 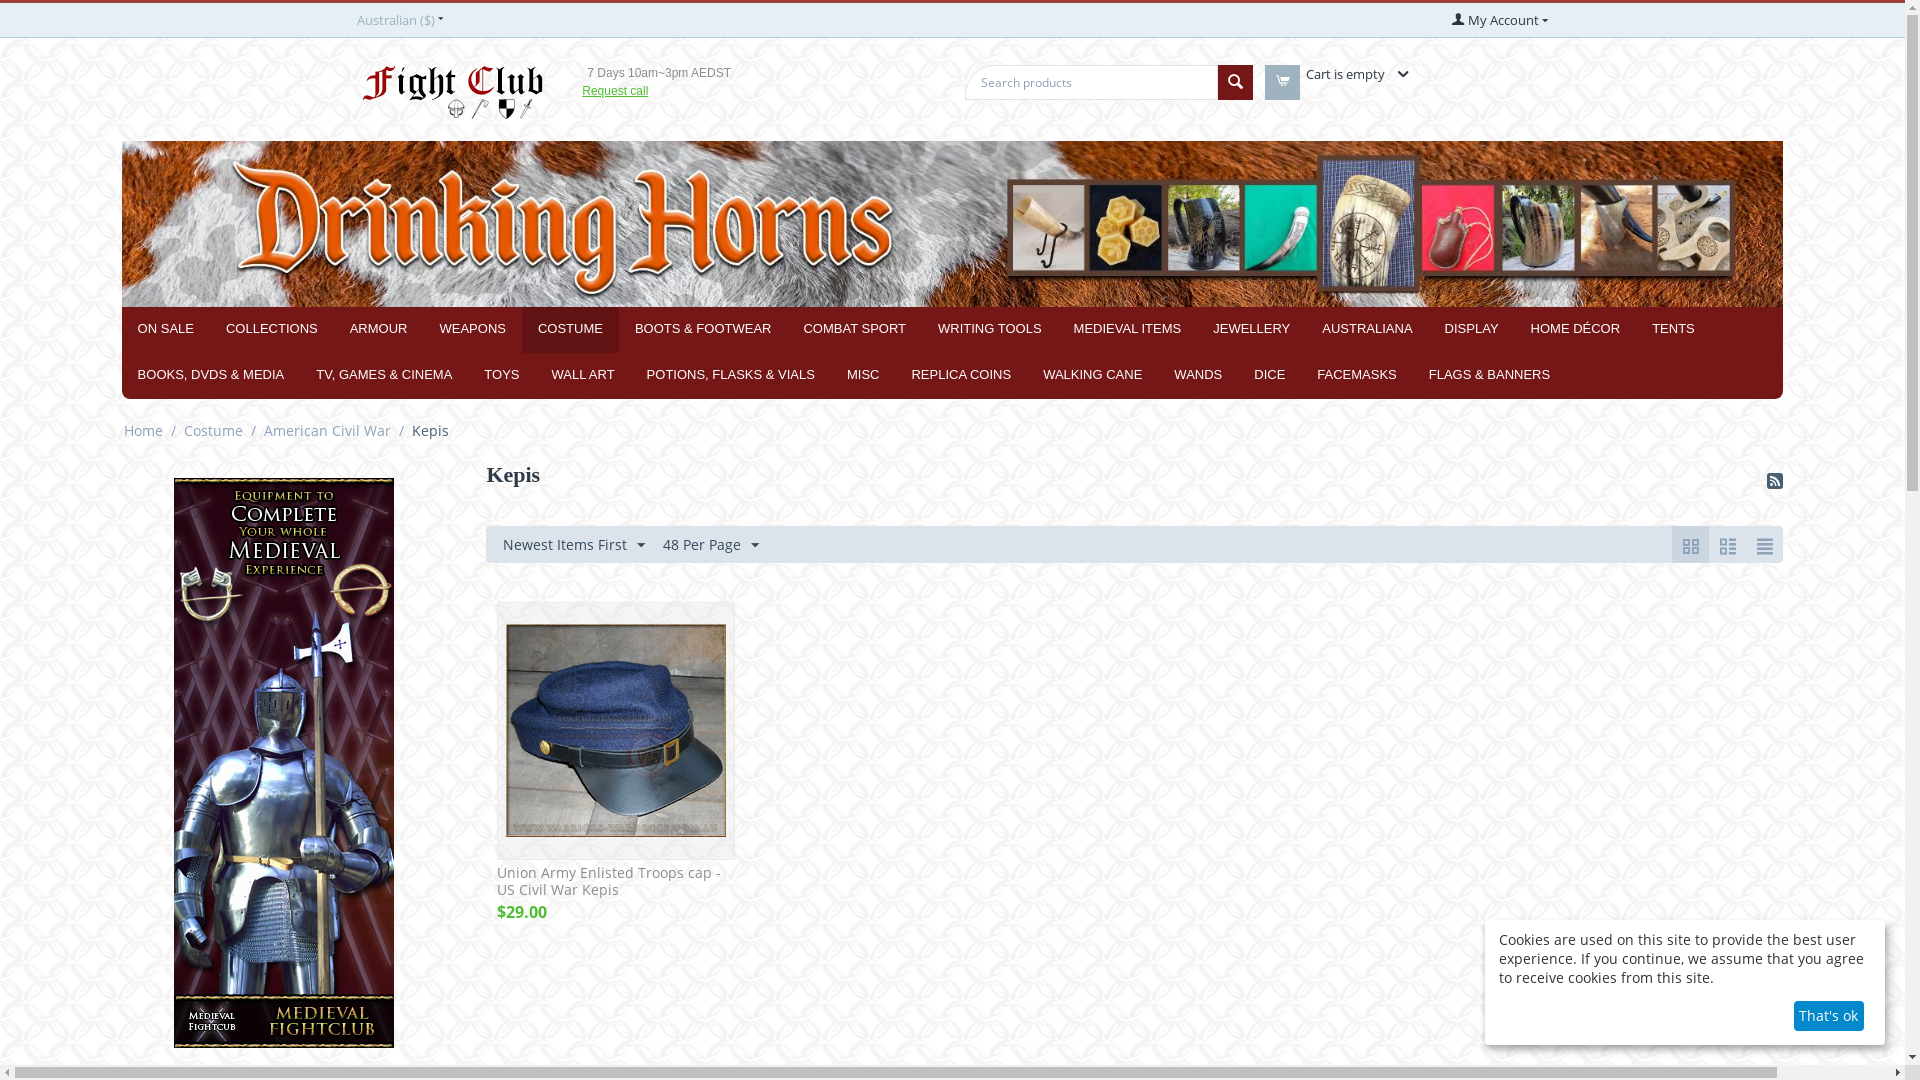 What do you see at coordinates (120, 429) in the screenshot?
I see `'Home'` at bounding box center [120, 429].